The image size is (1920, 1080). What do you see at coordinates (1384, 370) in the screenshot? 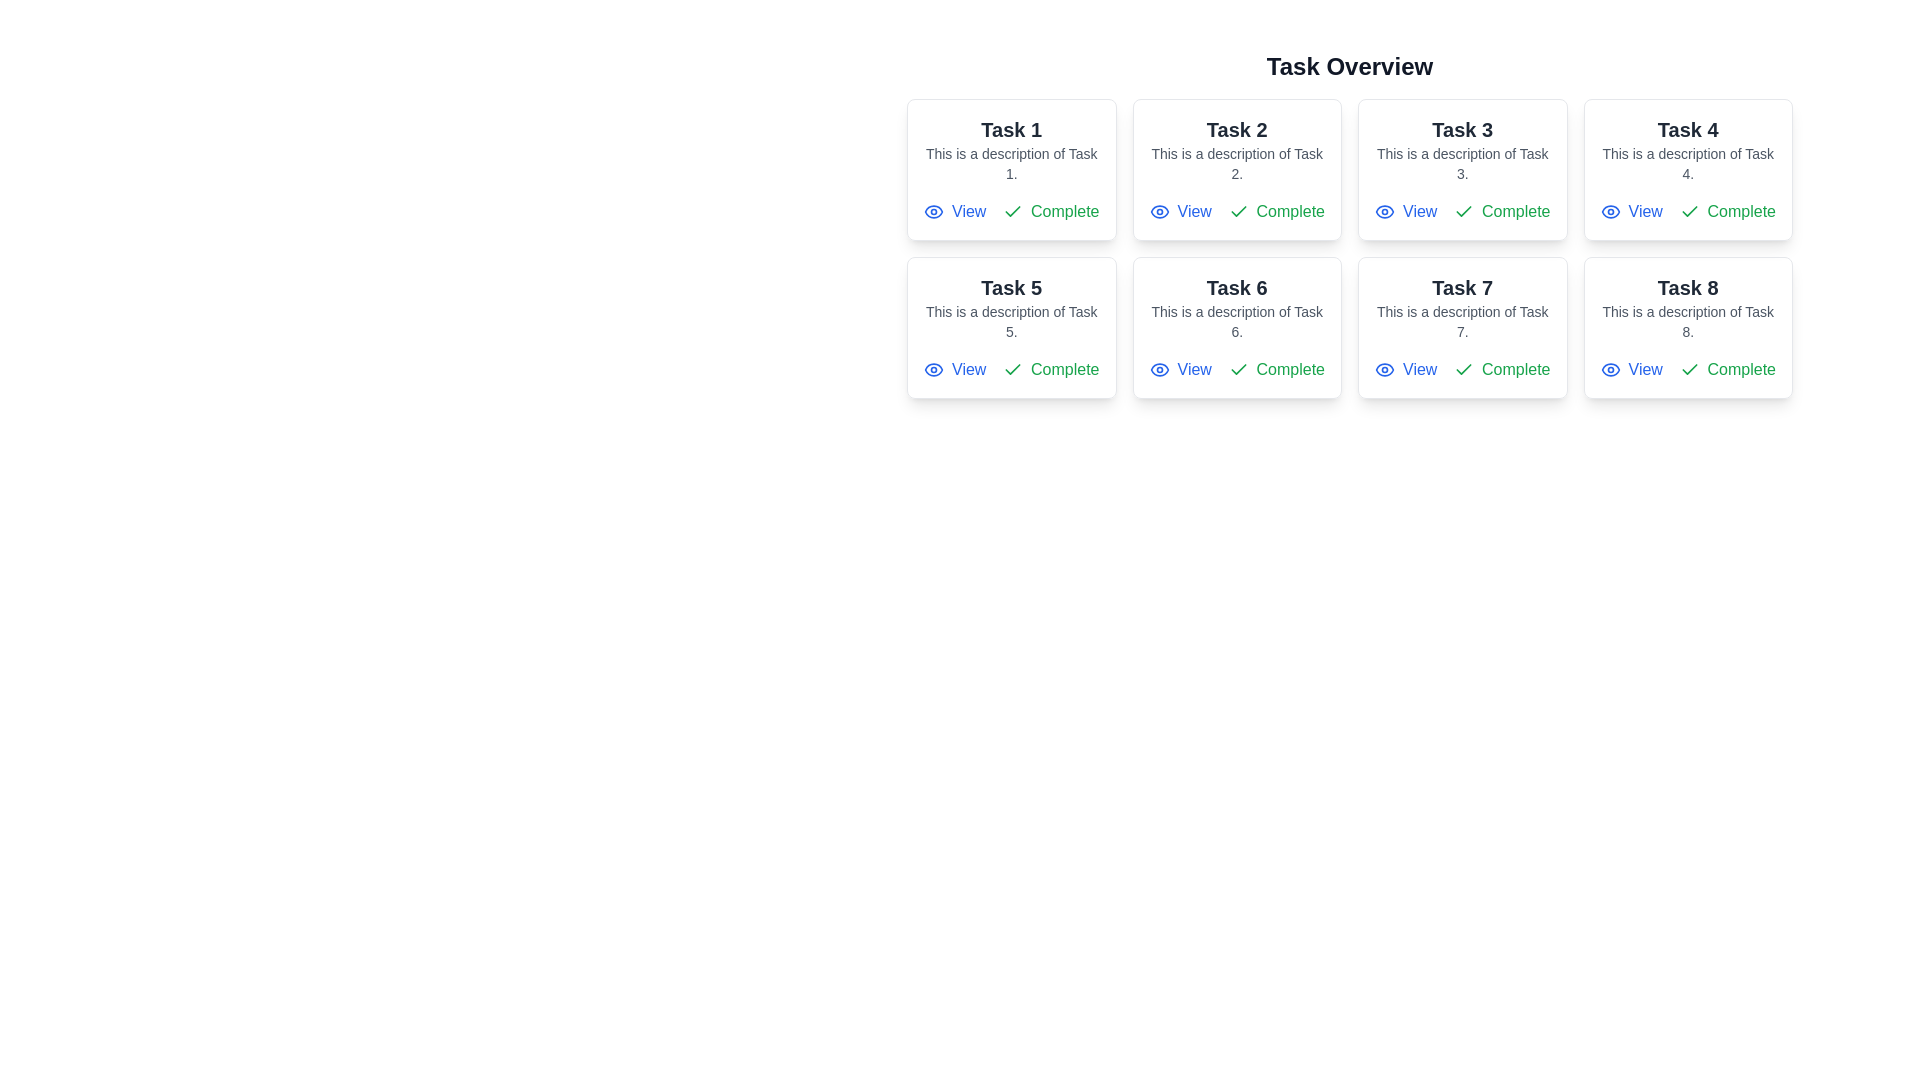
I see `the blue eye icon located inside the 'View' button for 'Task 7' in the task card layout` at bounding box center [1384, 370].